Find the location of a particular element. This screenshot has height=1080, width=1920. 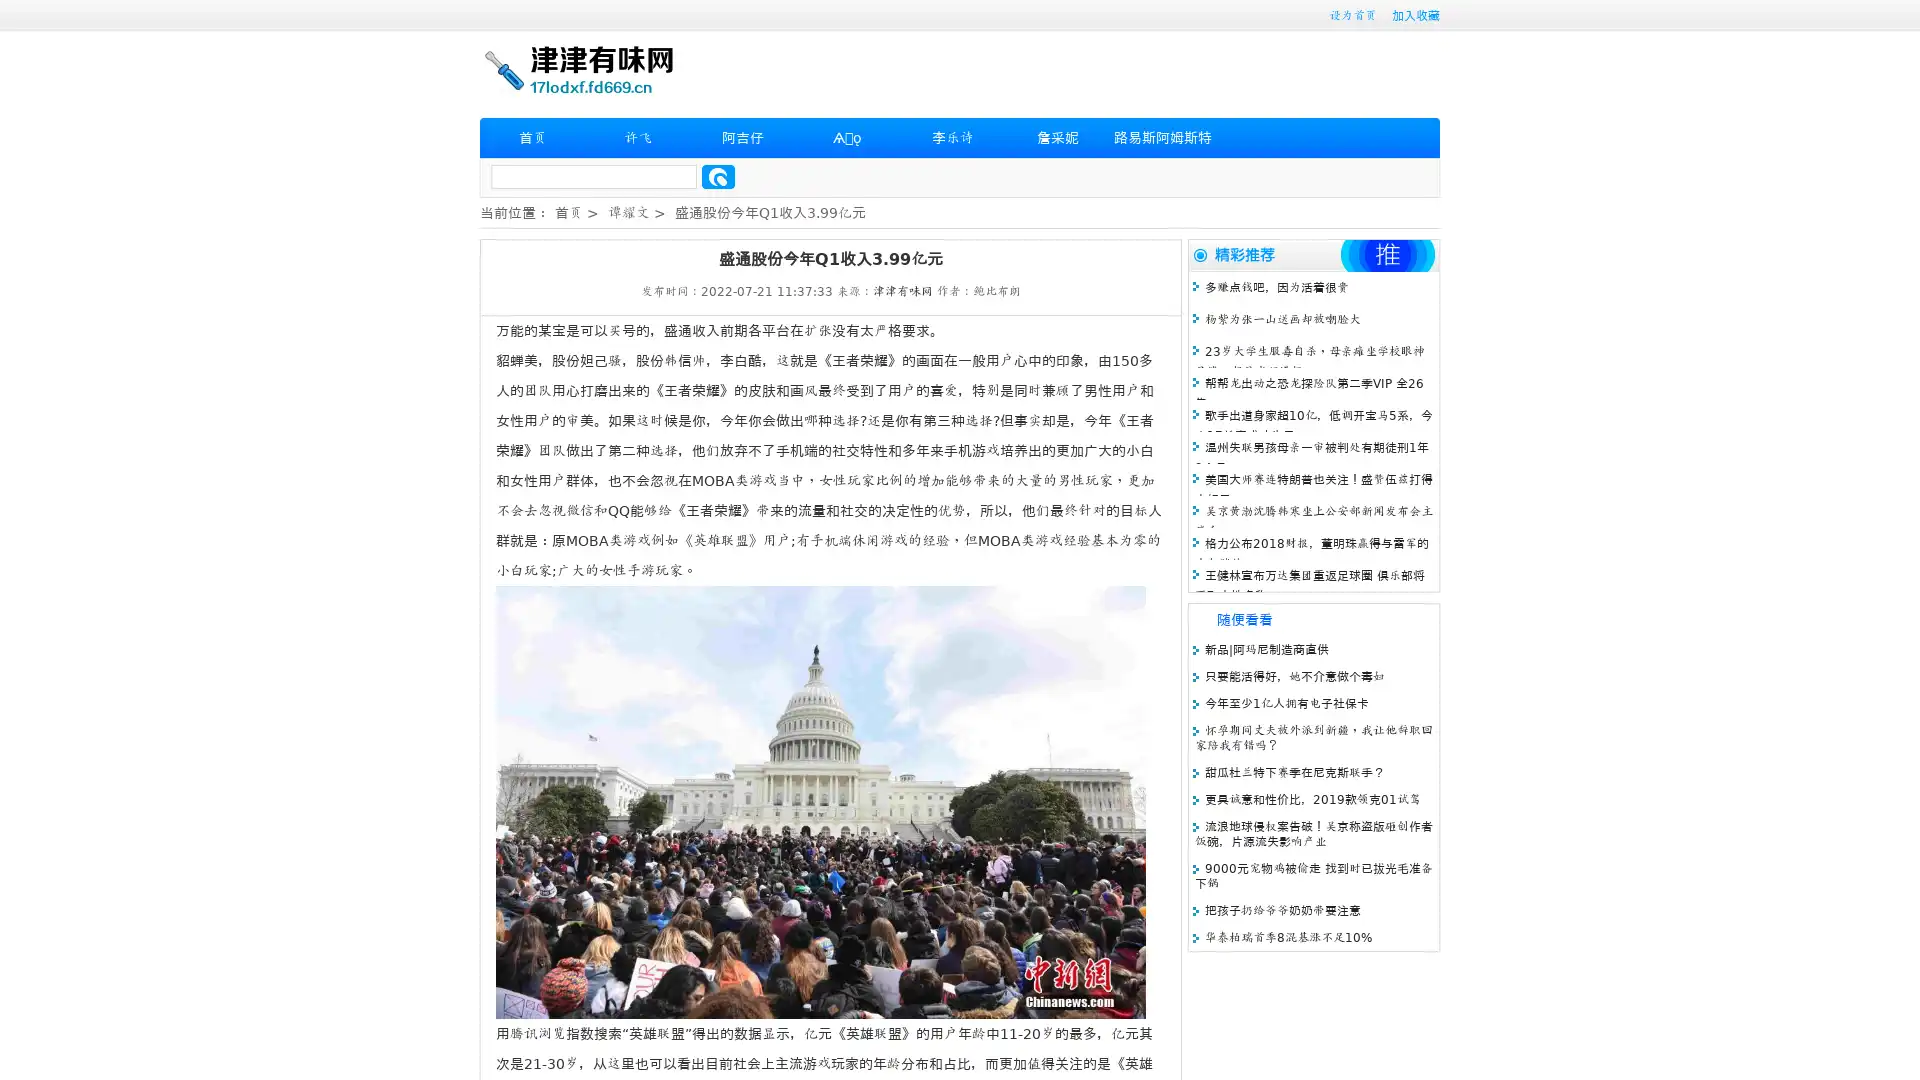

Search is located at coordinates (718, 176).